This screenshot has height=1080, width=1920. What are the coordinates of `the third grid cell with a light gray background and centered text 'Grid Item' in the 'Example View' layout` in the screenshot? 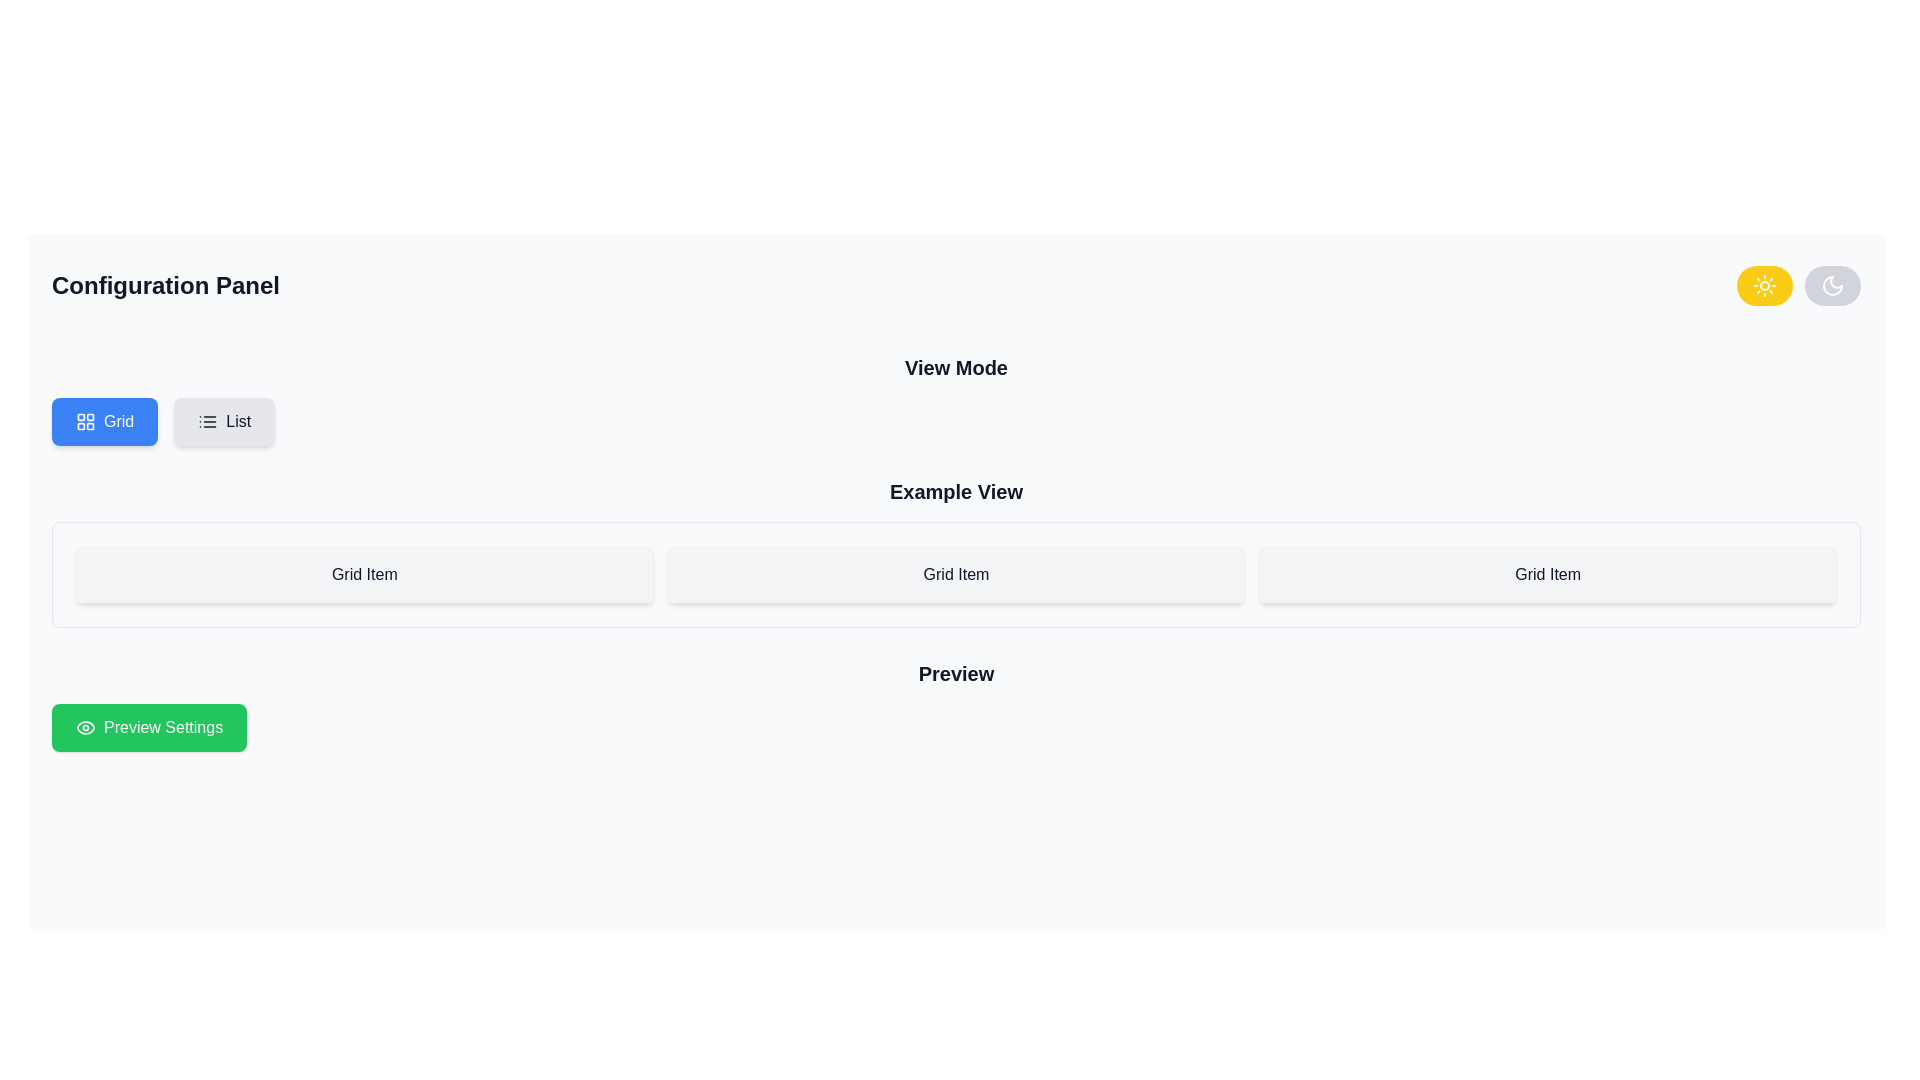 It's located at (1547, 574).